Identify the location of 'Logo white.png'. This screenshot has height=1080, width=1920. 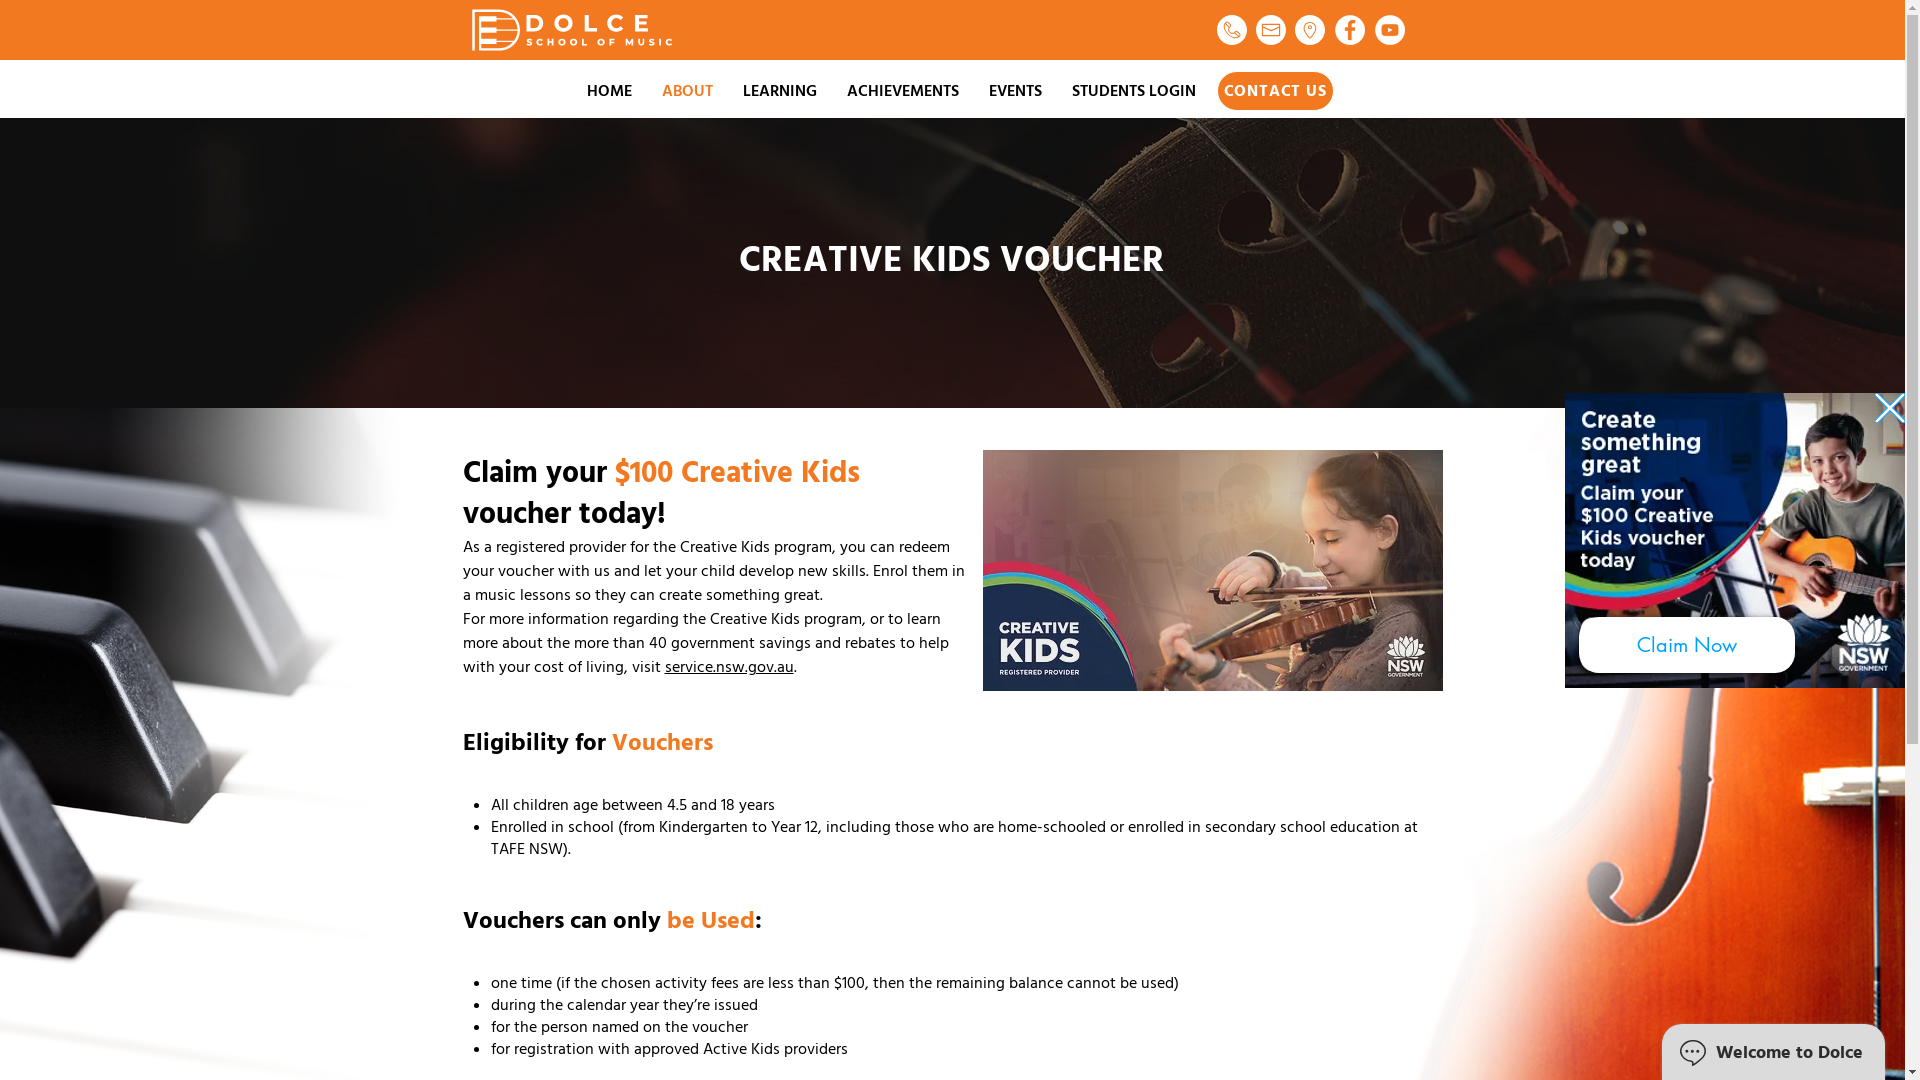
(470, 30).